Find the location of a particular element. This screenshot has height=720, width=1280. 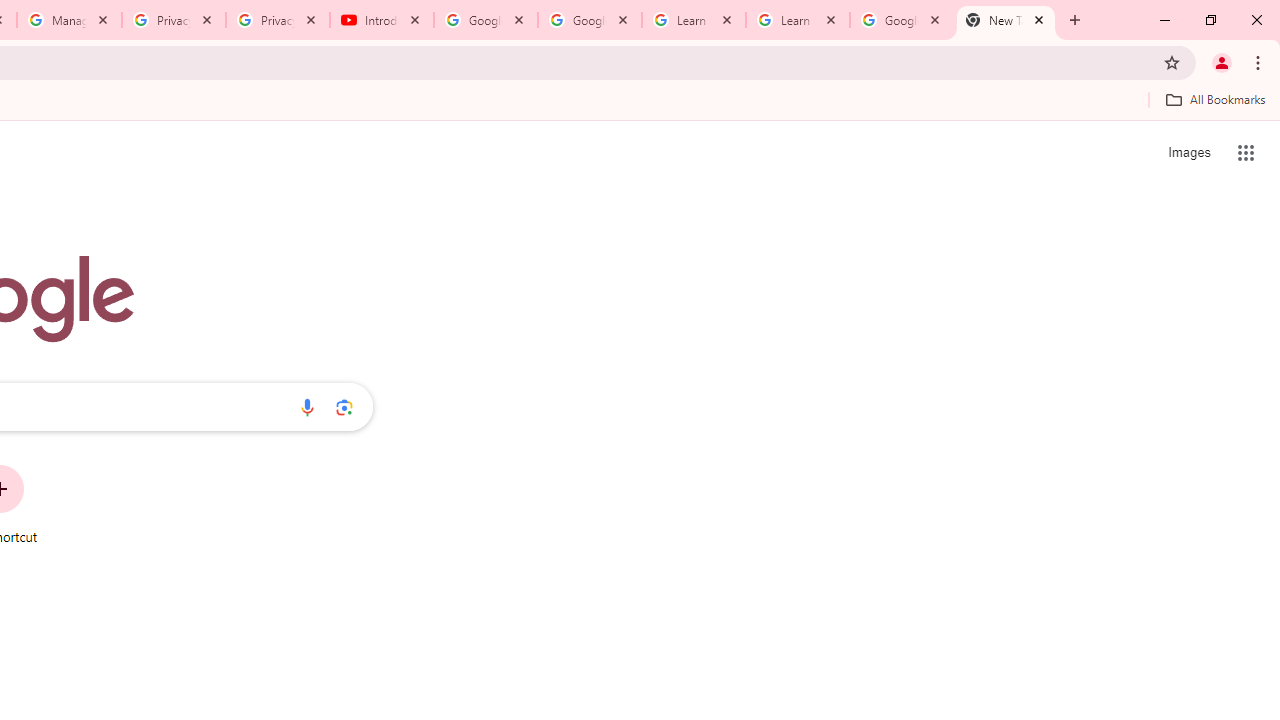

'New Tab' is located at coordinates (1006, 20).